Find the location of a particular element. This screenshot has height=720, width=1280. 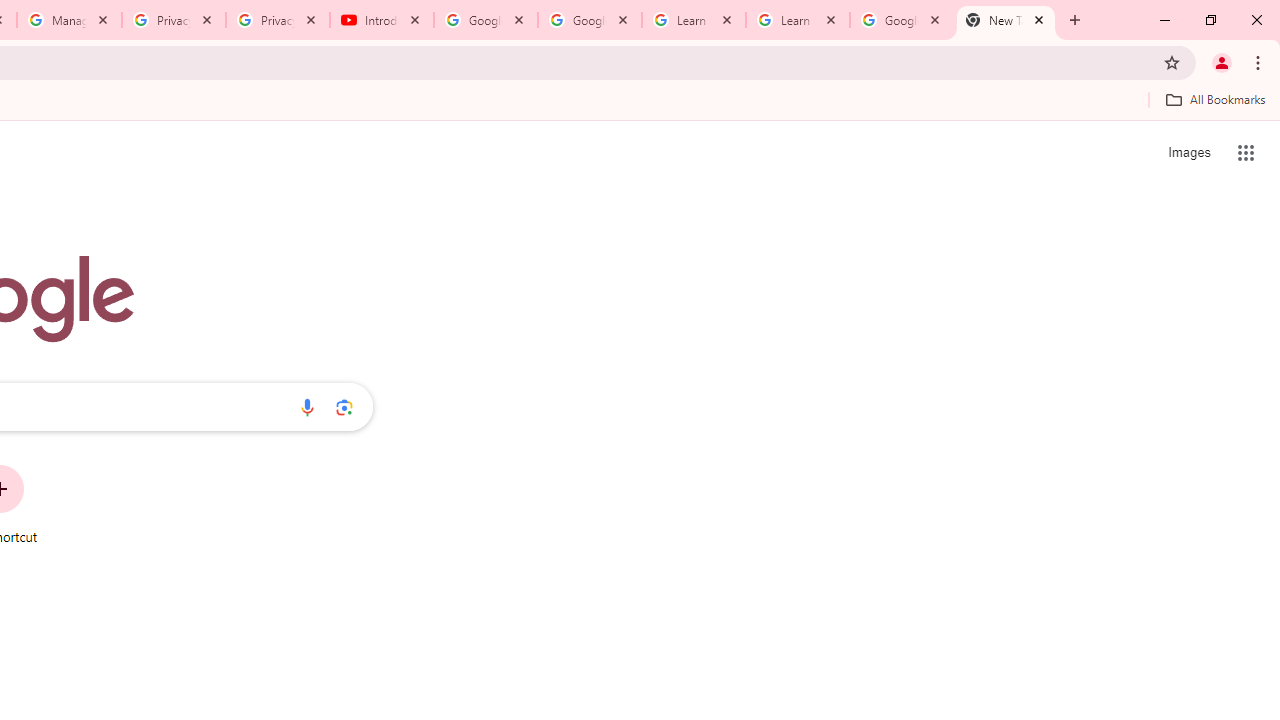

'New Tab' is located at coordinates (1006, 20).